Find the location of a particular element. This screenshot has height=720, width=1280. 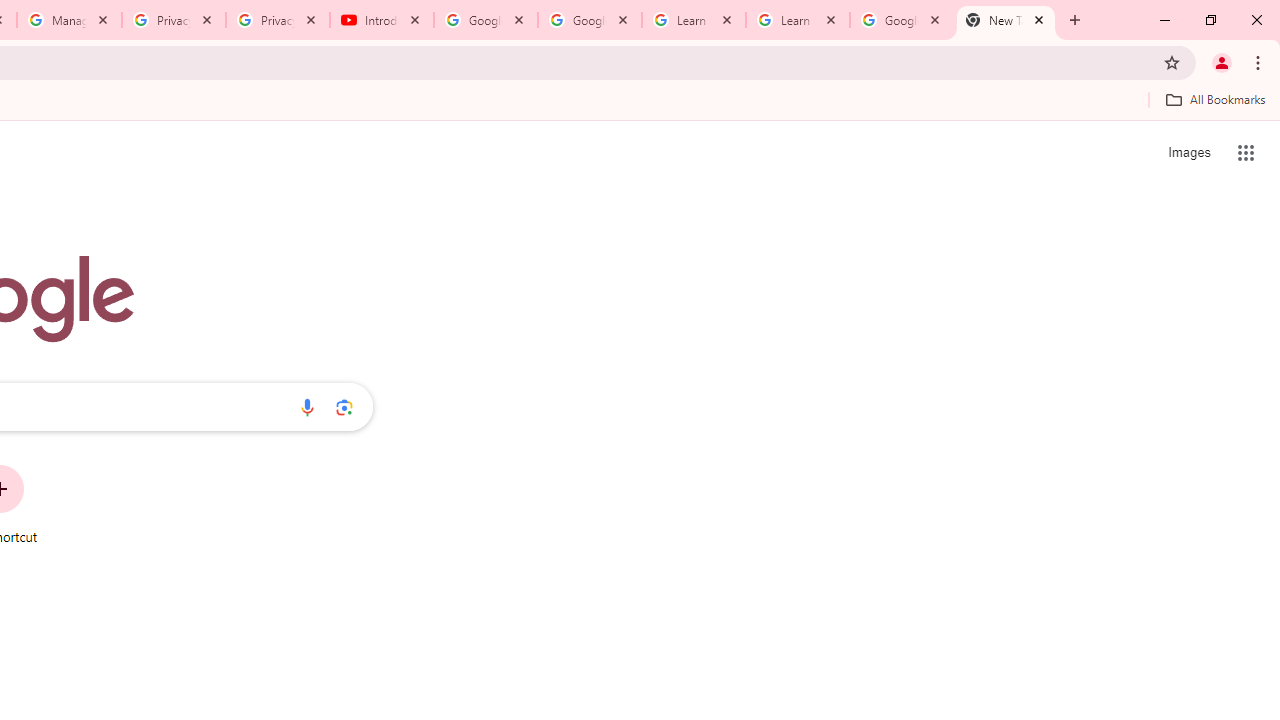

'New Tab' is located at coordinates (1006, 20).